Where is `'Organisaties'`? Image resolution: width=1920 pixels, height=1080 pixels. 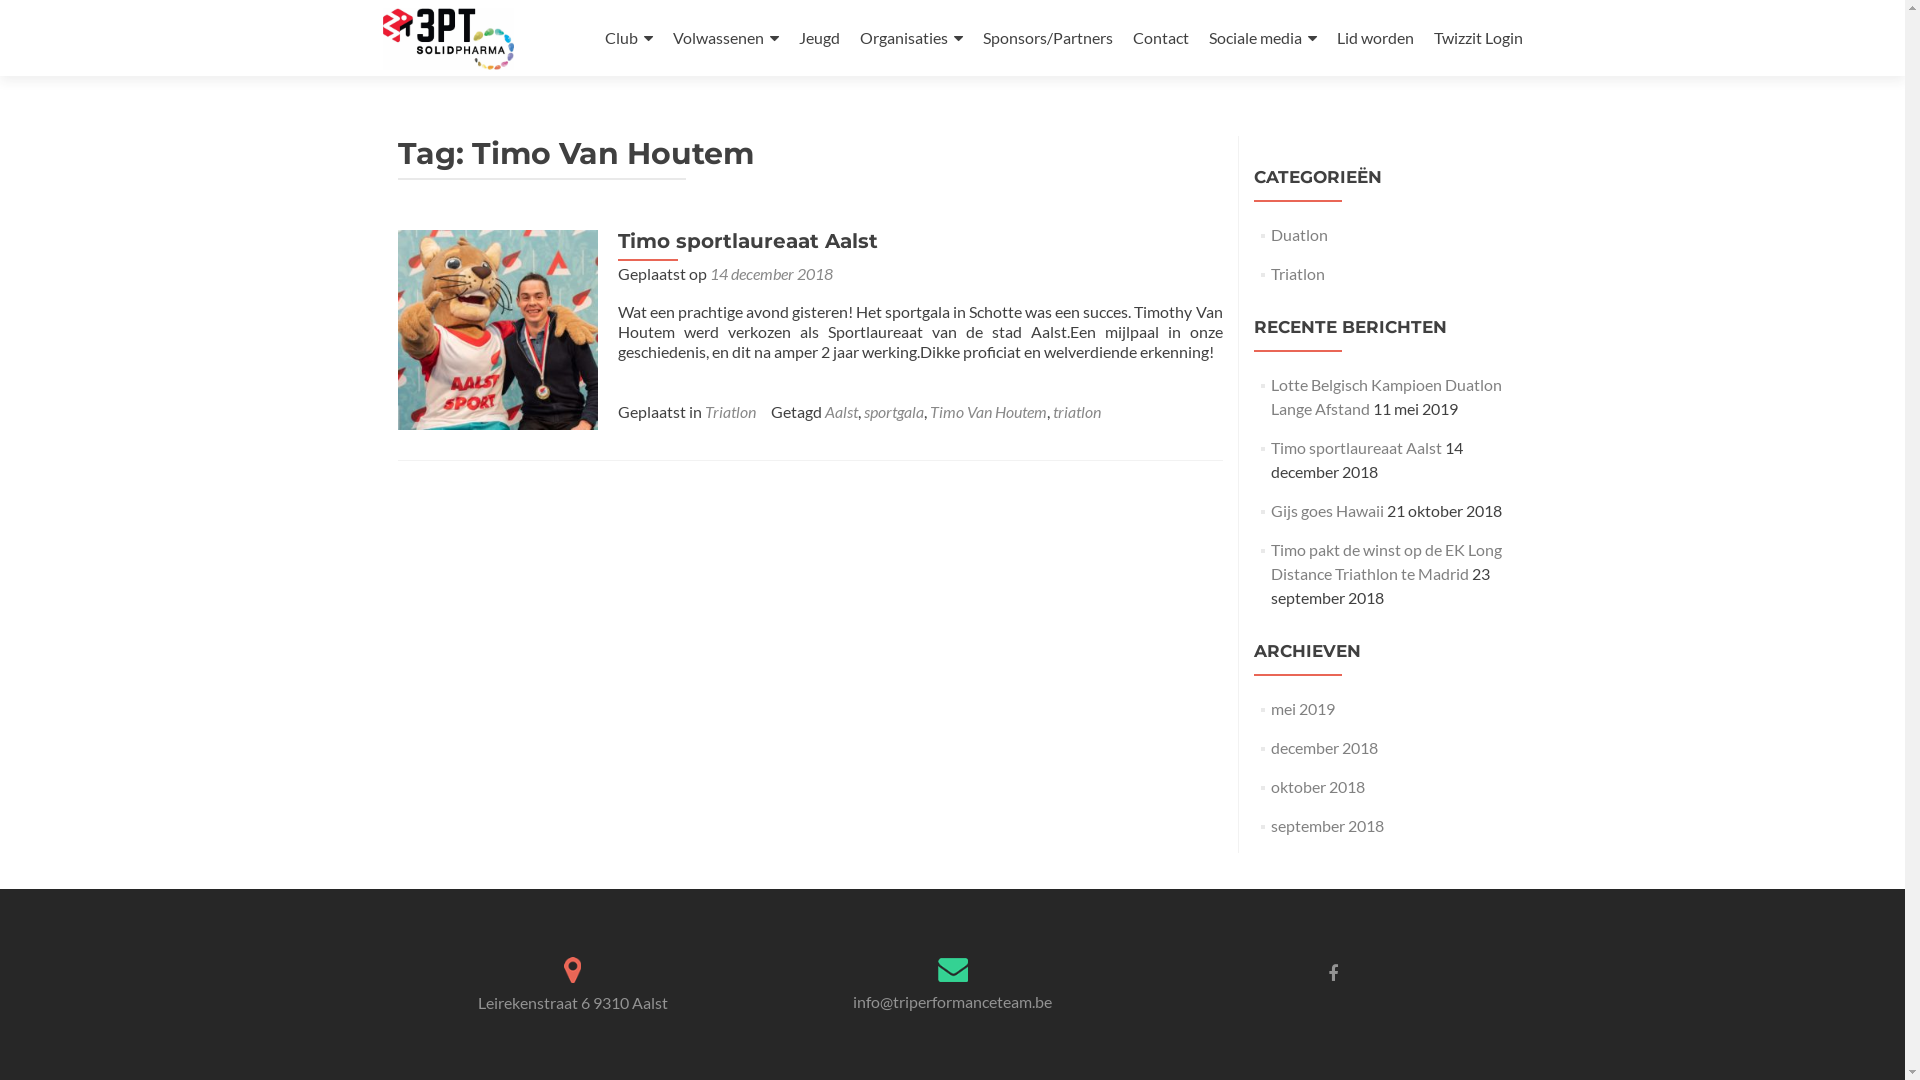 'Organisaties' is located at coordinates (910, 38).